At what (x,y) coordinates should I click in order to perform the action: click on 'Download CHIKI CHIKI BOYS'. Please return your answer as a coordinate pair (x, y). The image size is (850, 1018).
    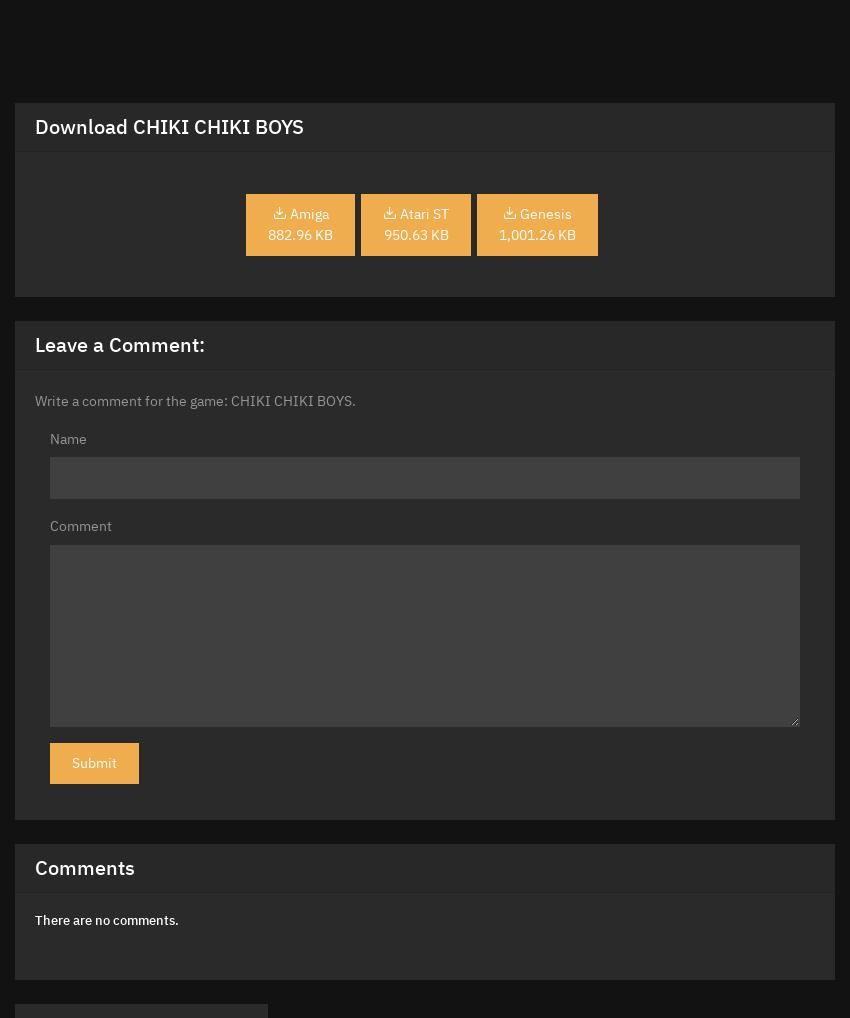
    Looking at the image, I should click on (169, 124).